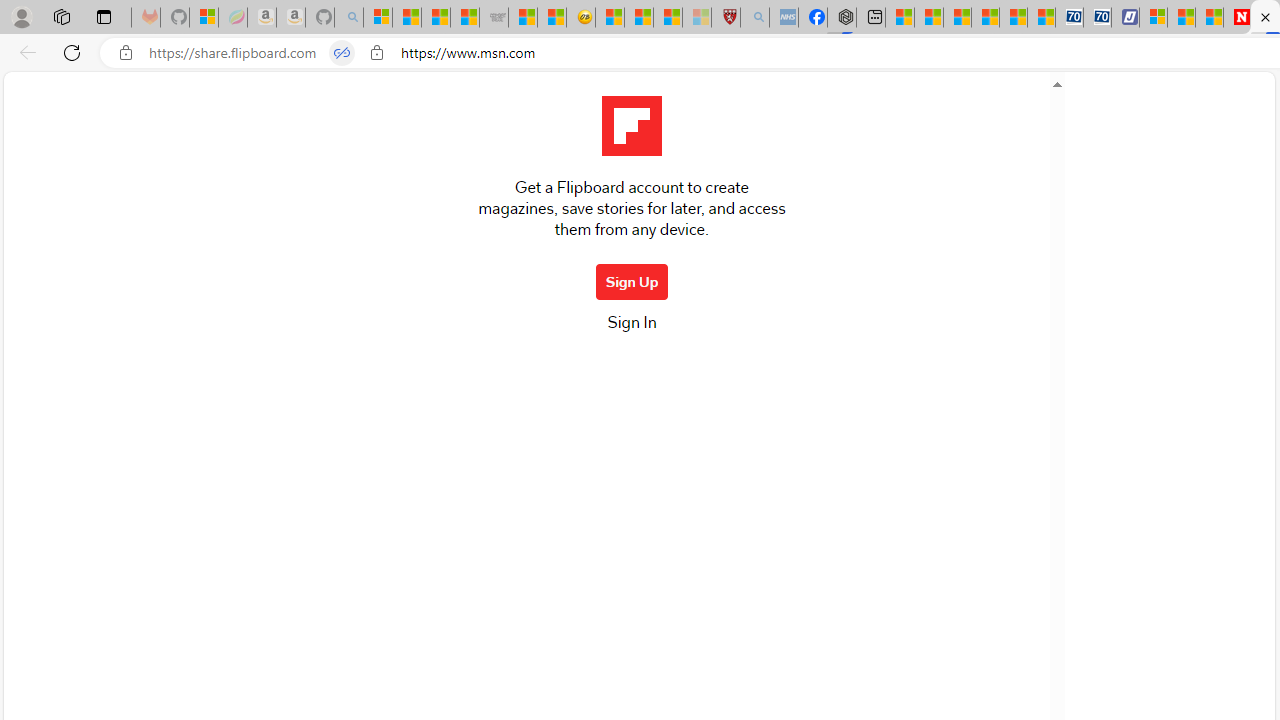 This screenshot has height=720, width=1280. Describe the element at coordinates (494, 17) in the screenshot. I see `'Combat Siege'` at that location.